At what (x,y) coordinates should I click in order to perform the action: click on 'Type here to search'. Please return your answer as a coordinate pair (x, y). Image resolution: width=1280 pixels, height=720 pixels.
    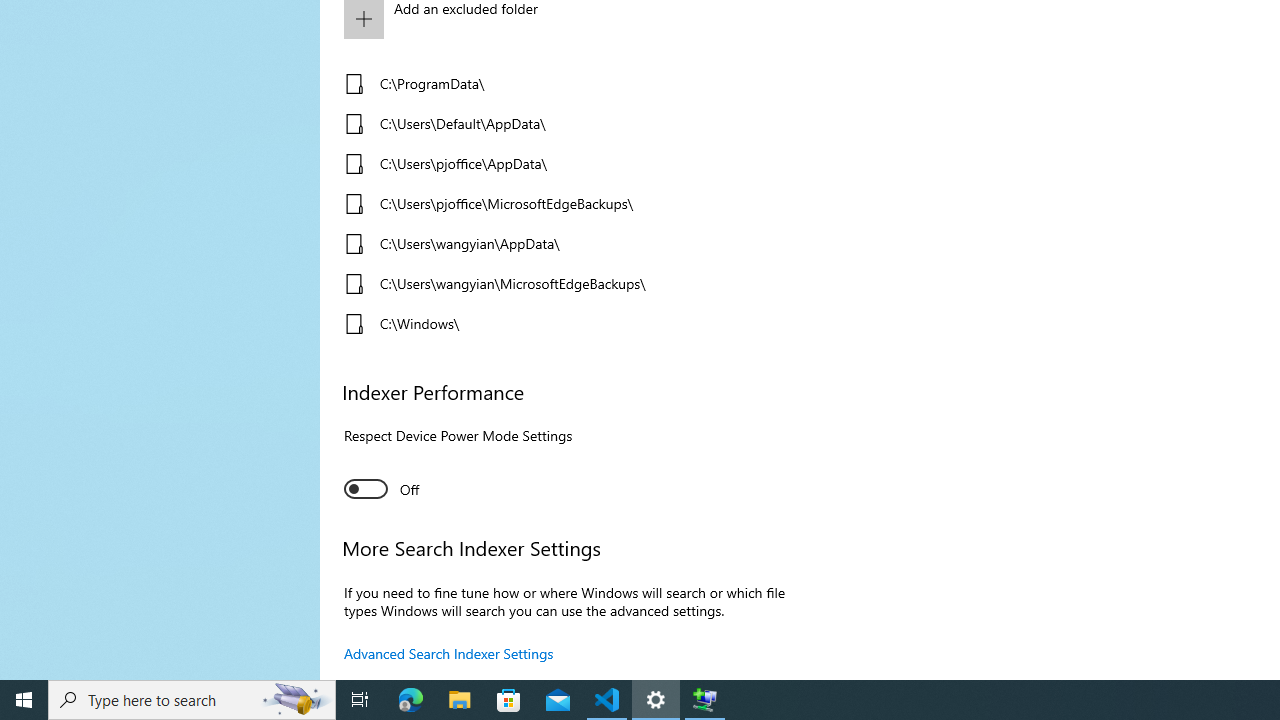
    Looking at the image, I should click on (192, 698).